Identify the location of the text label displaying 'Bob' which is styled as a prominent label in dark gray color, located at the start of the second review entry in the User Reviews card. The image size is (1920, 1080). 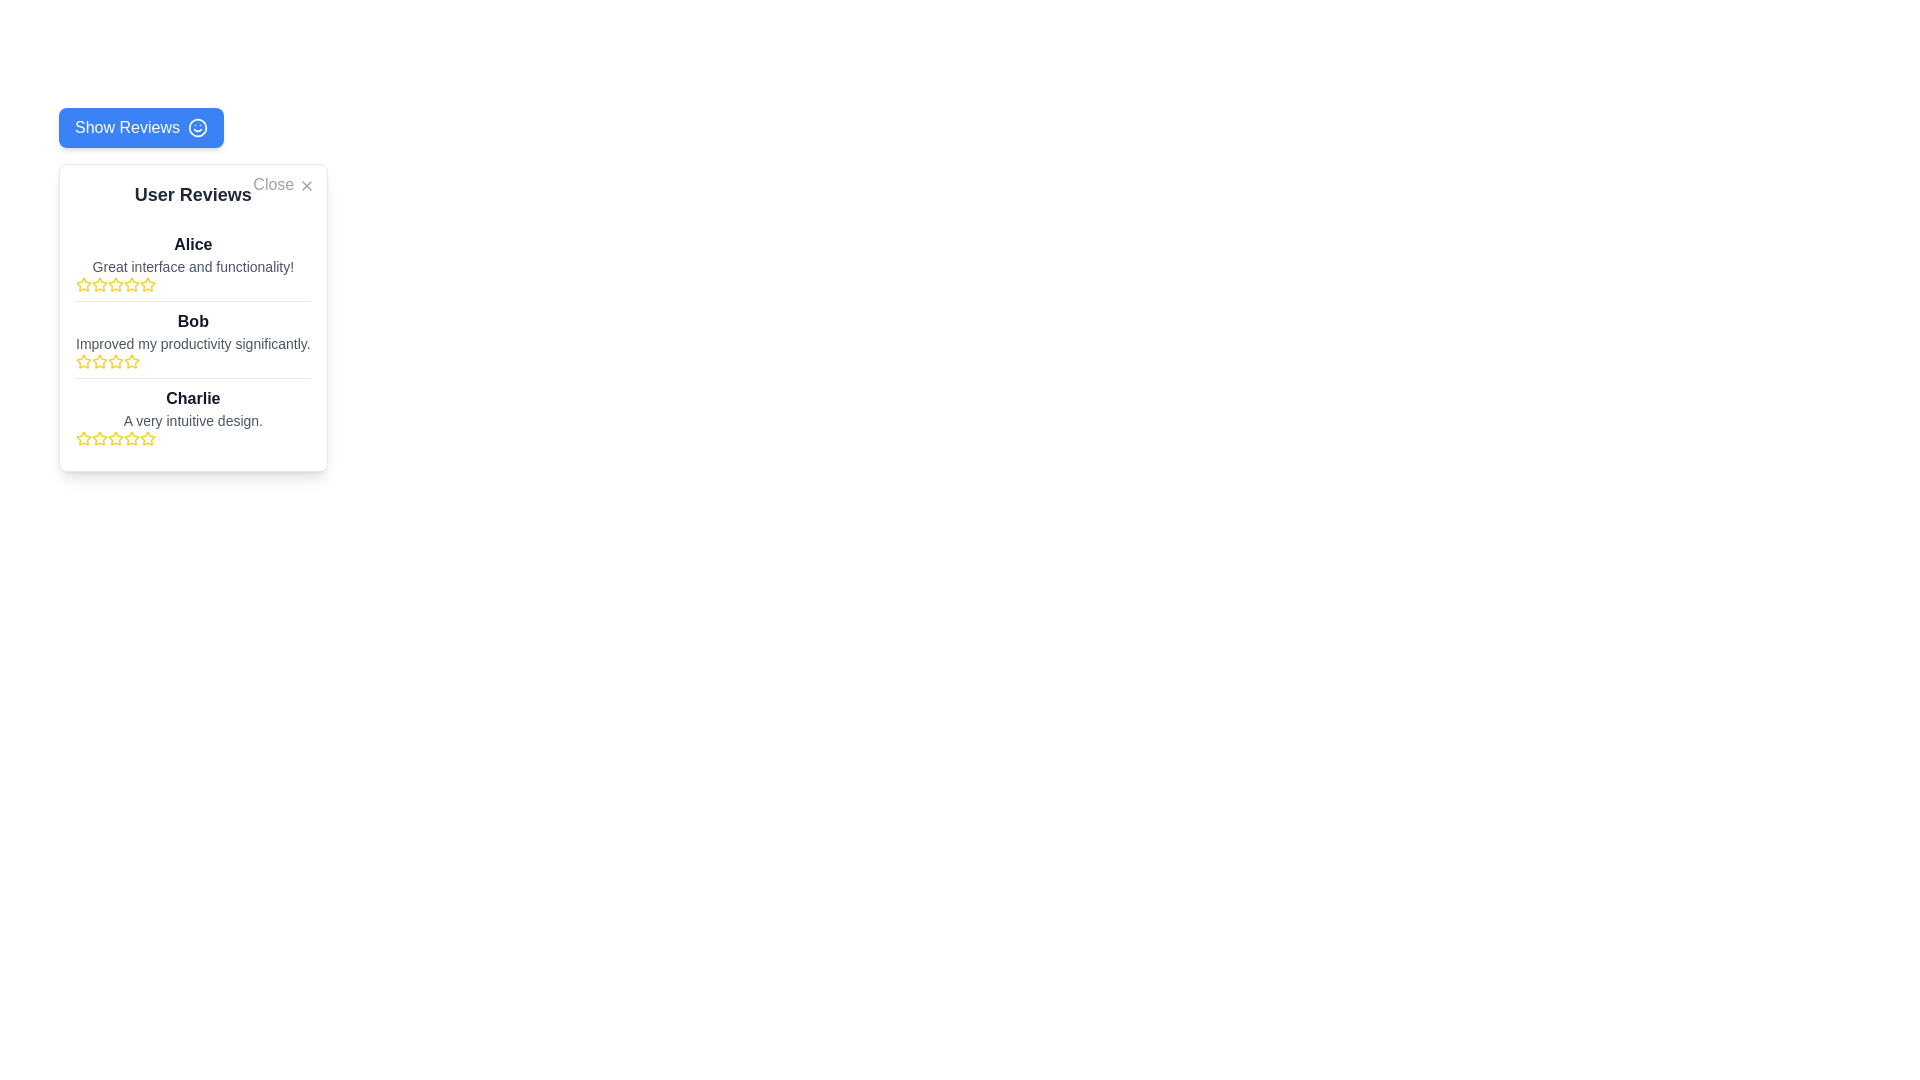
(193, 320).